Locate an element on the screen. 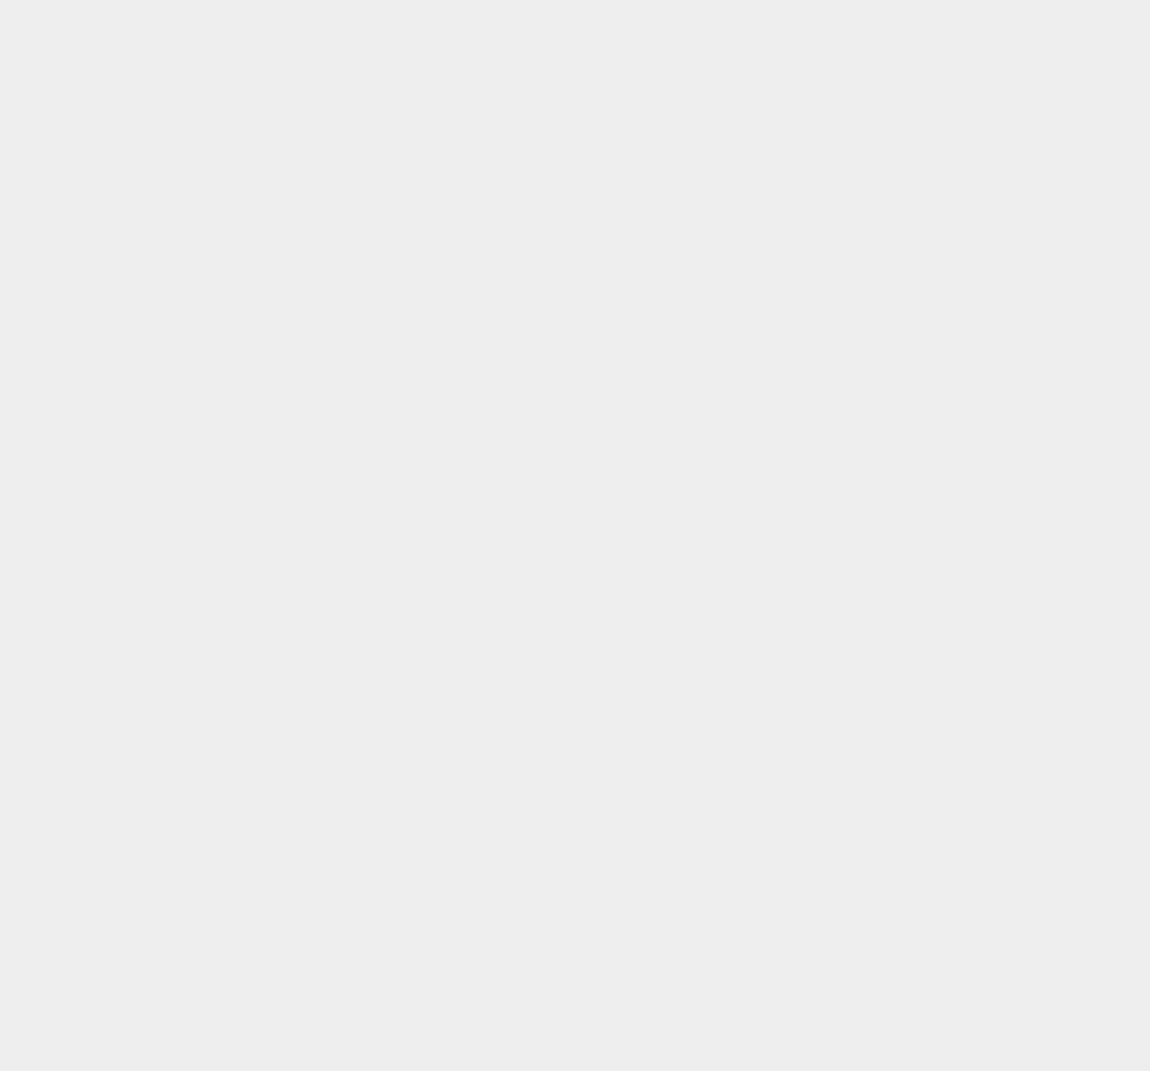  'macOS 14' is located at coordinates (844, 201).